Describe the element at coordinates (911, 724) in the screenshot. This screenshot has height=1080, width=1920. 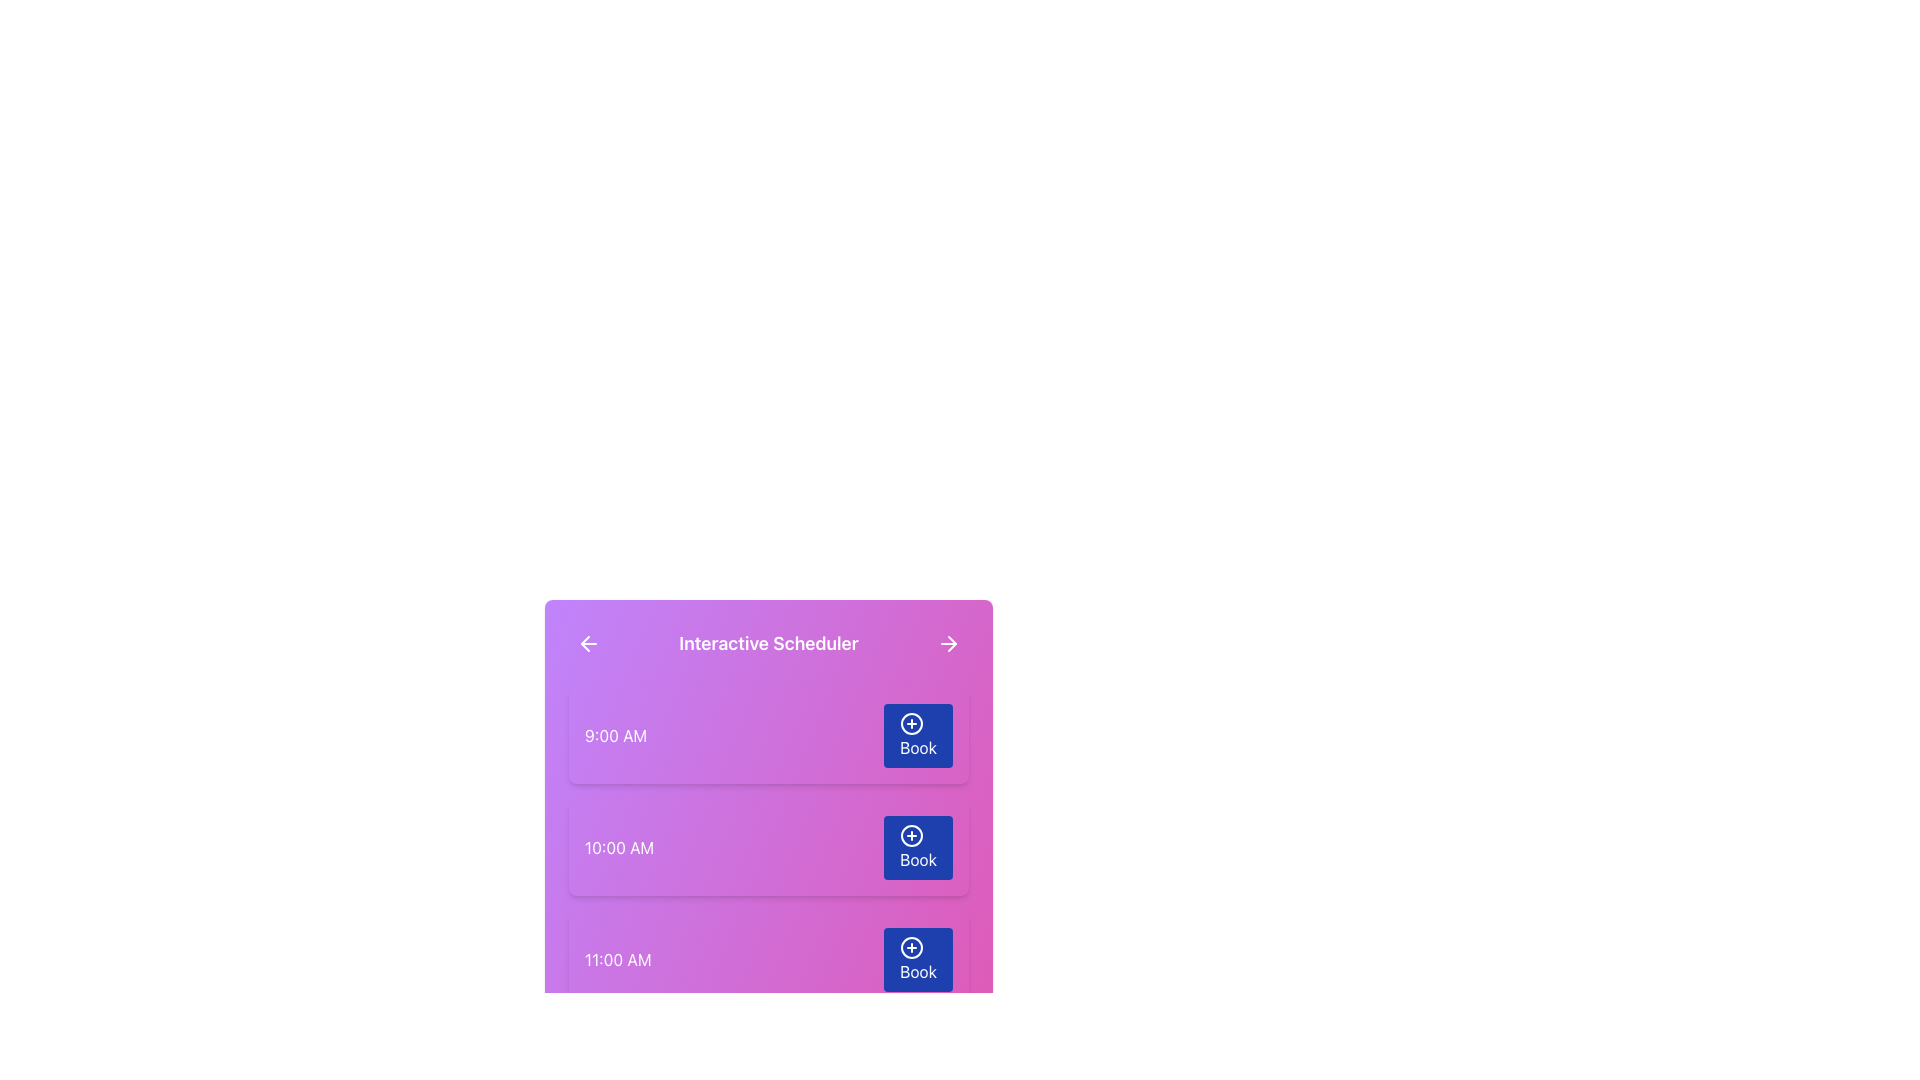
I see `the SVG Circle element filled with a distinct color located within the graphic layout containing the 'Book' label under the section labeled '9:00 AM'` at that location.